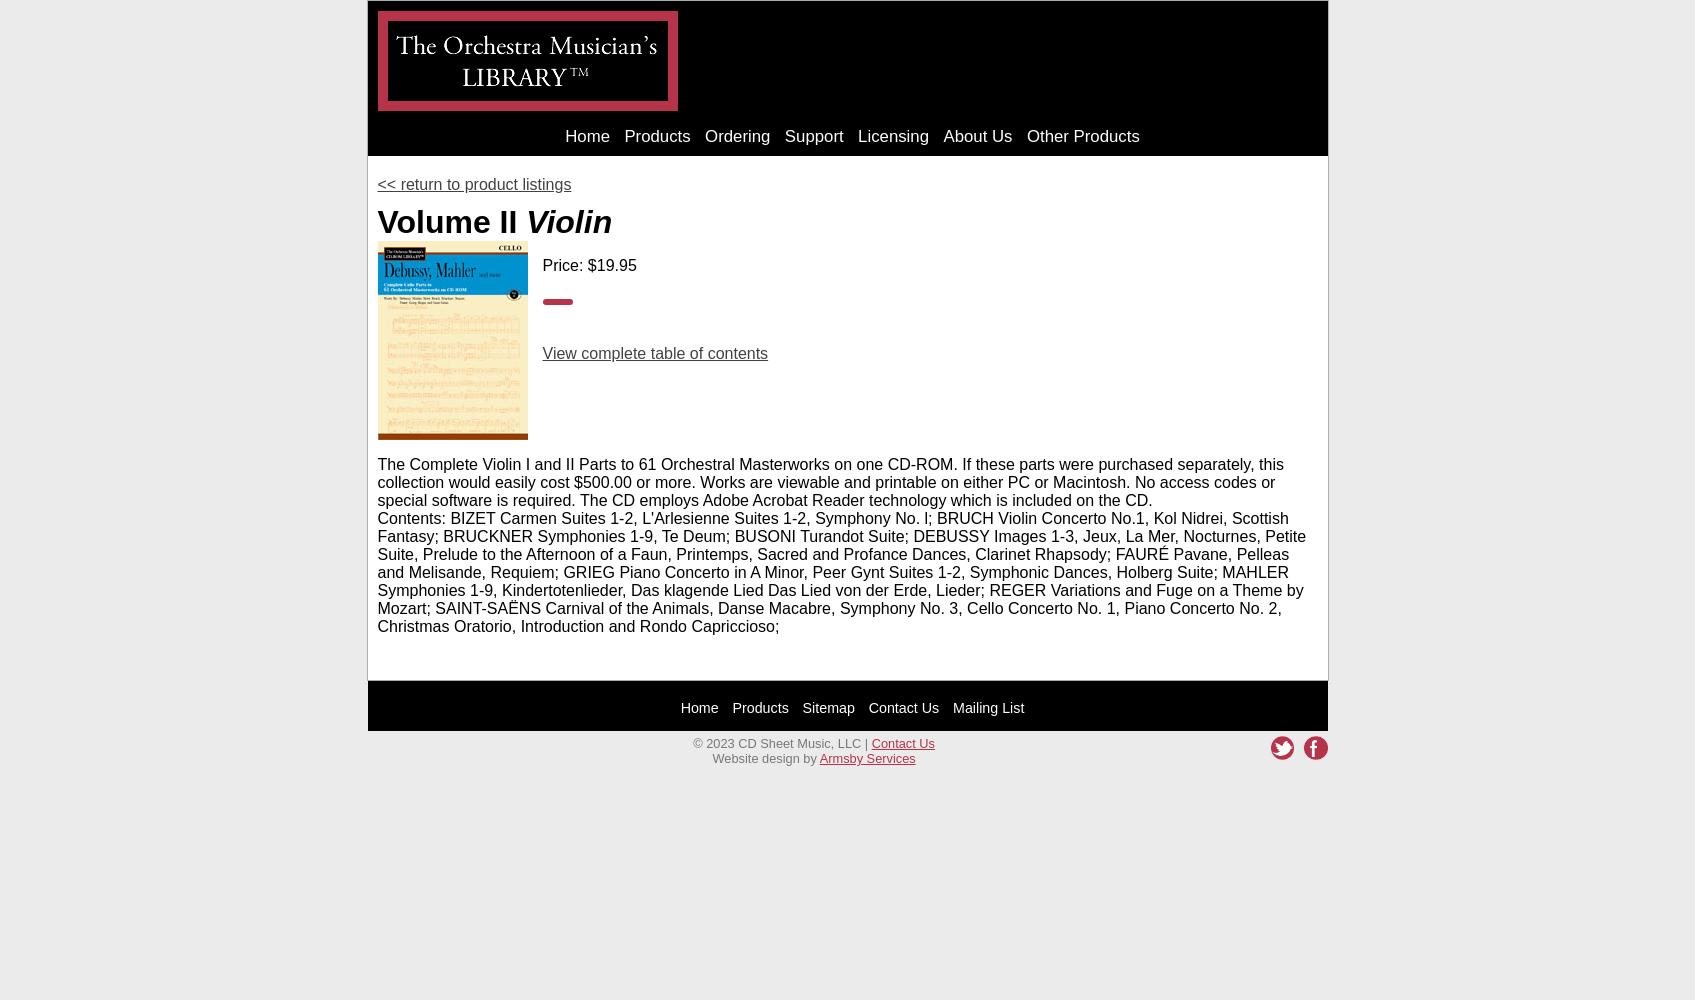 This screenshot has height=1000, width=1695. I want to click on 'Price: $19.95', so click(542, 265).